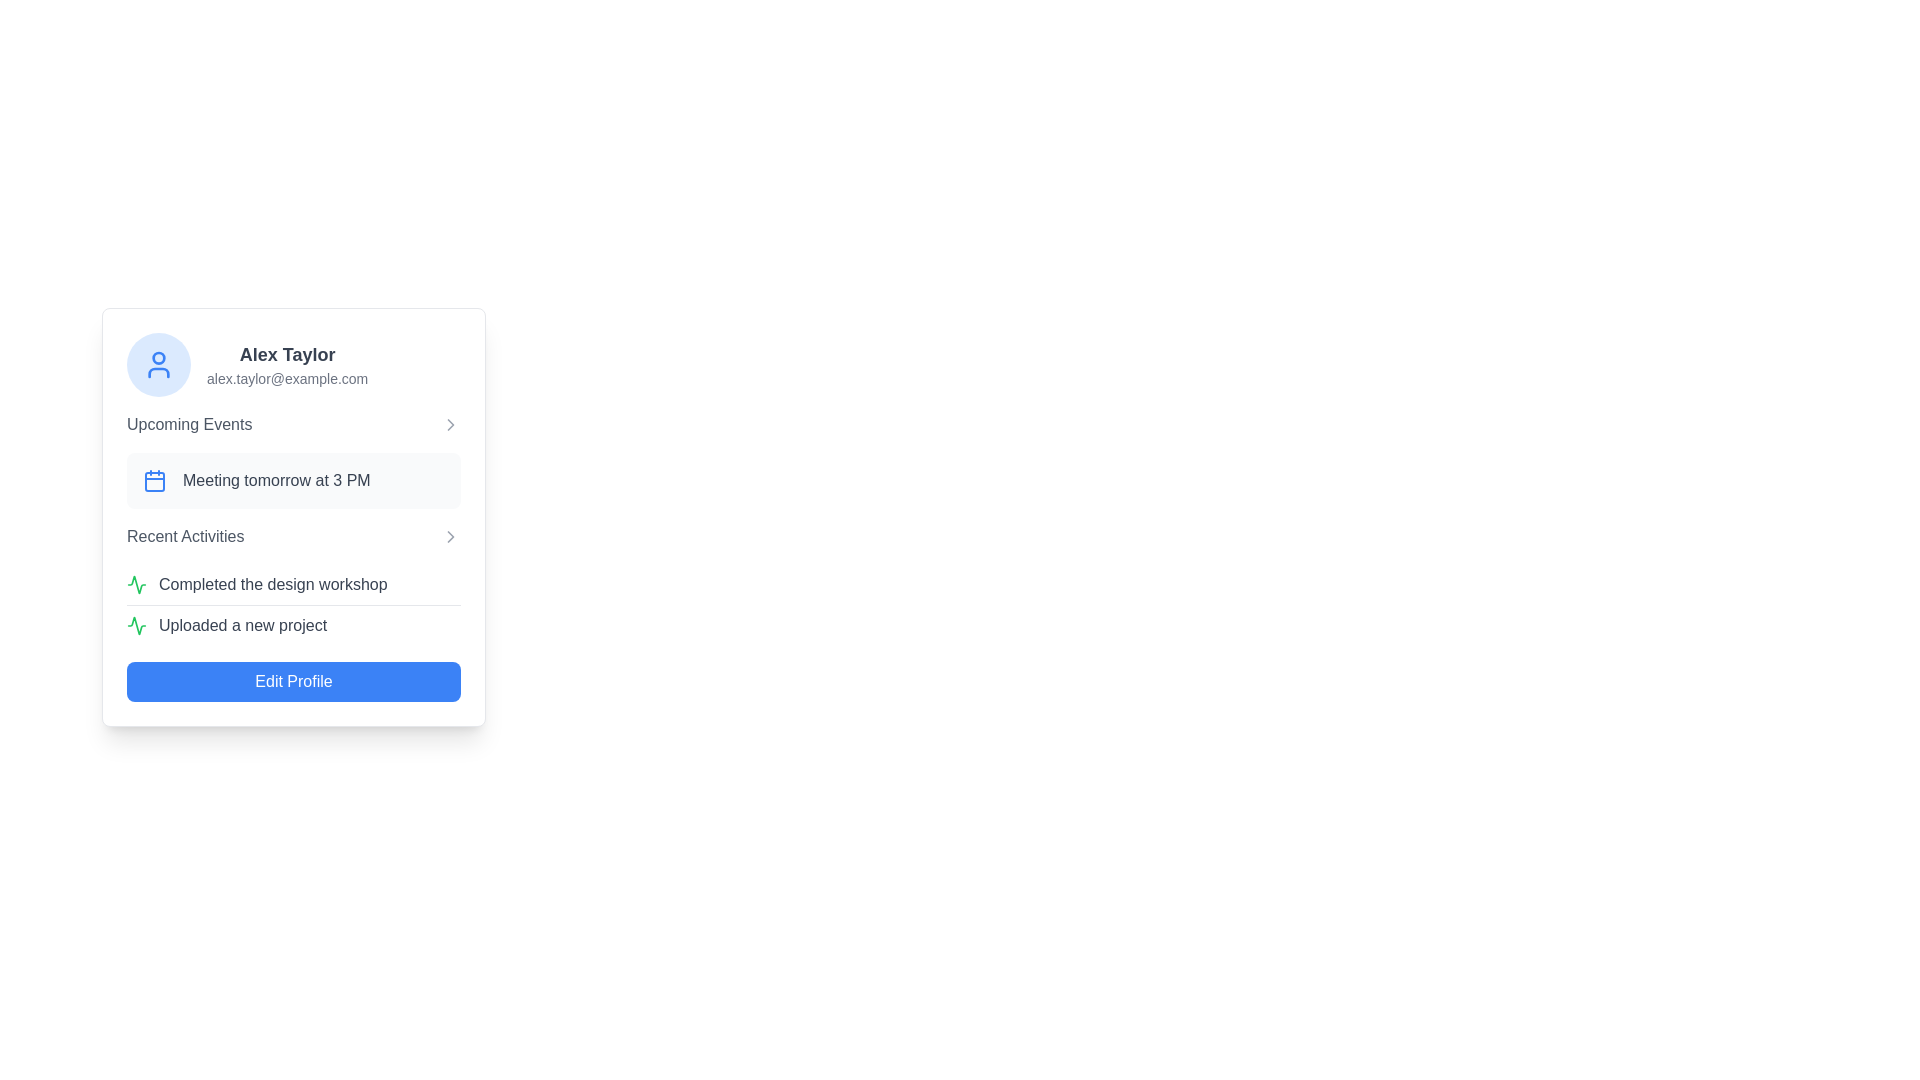 This screenshot has width=1920, height=1080. What do you see at coordinates (153, 481) in the screenshot?
I see `the calendar icon with a blue outline that is positioned to the left of the text 'Meeting tomorrow at 3 PM' in the 'Upcoming Events' section of the card layout` at bounding box center [153, 481].